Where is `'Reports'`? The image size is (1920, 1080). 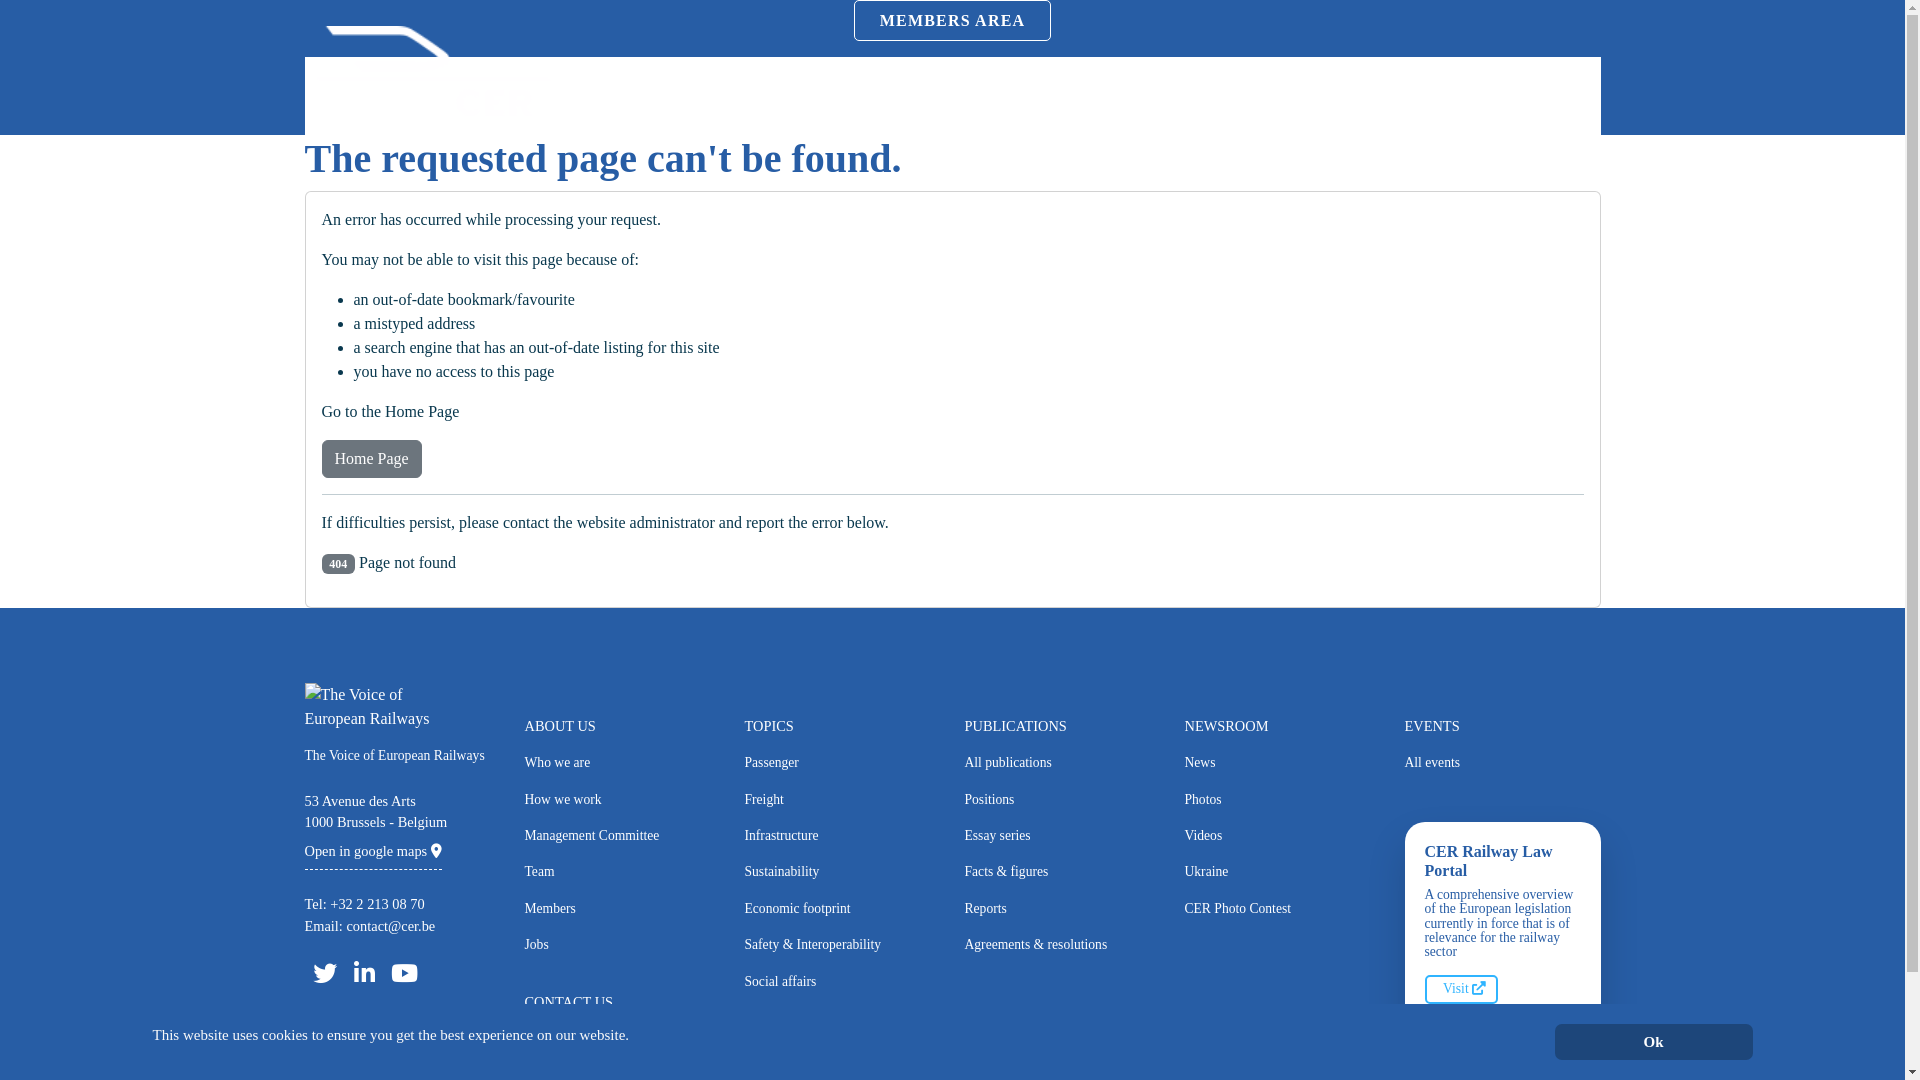
'Reports' is located at coordinates (1060, 909).